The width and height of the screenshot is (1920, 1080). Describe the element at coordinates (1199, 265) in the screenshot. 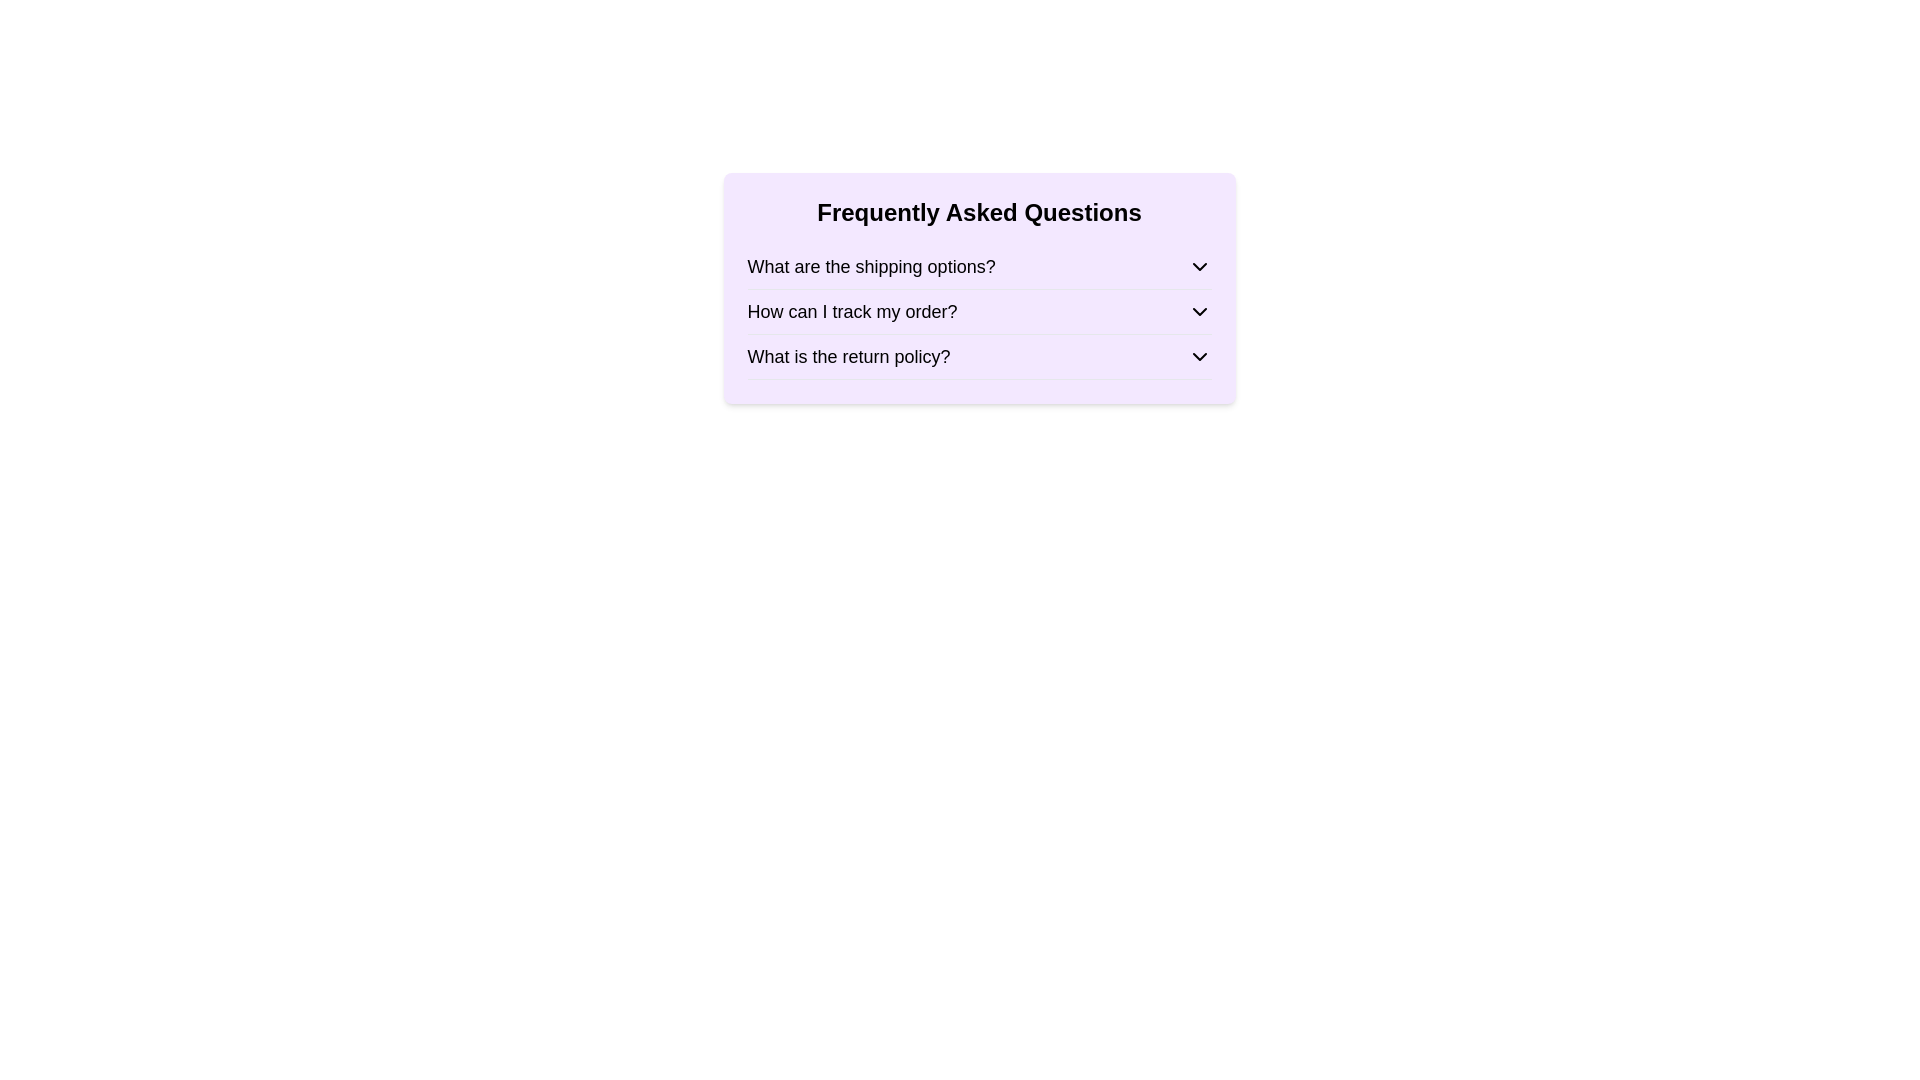

I see `the Chevron indicator icon on the far-right side of the row labeled 'What are the shipping options?'` at that location.